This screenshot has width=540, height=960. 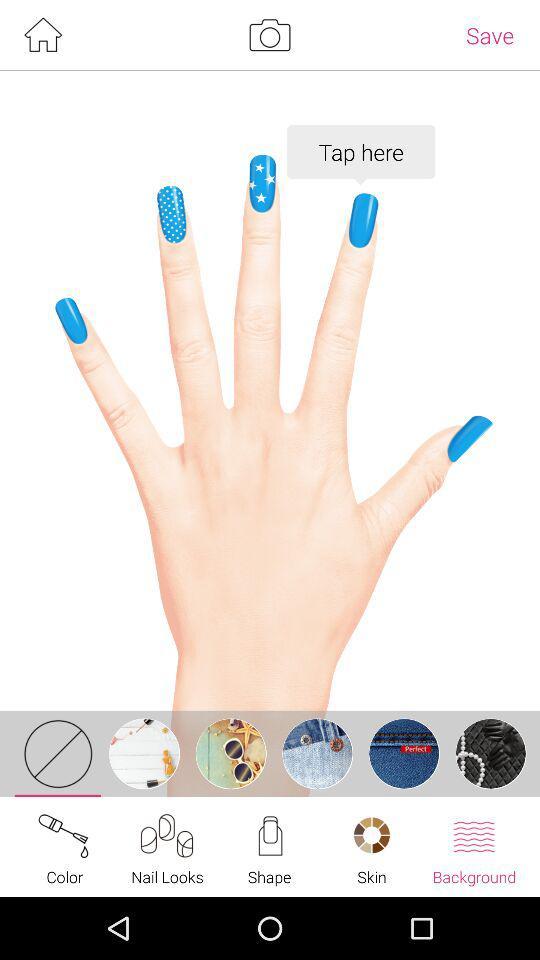 What do you see at coordinates (143, 752) in the screenshot?
I see `the circular image which is above nail looks` at bounding box center [143, 752].